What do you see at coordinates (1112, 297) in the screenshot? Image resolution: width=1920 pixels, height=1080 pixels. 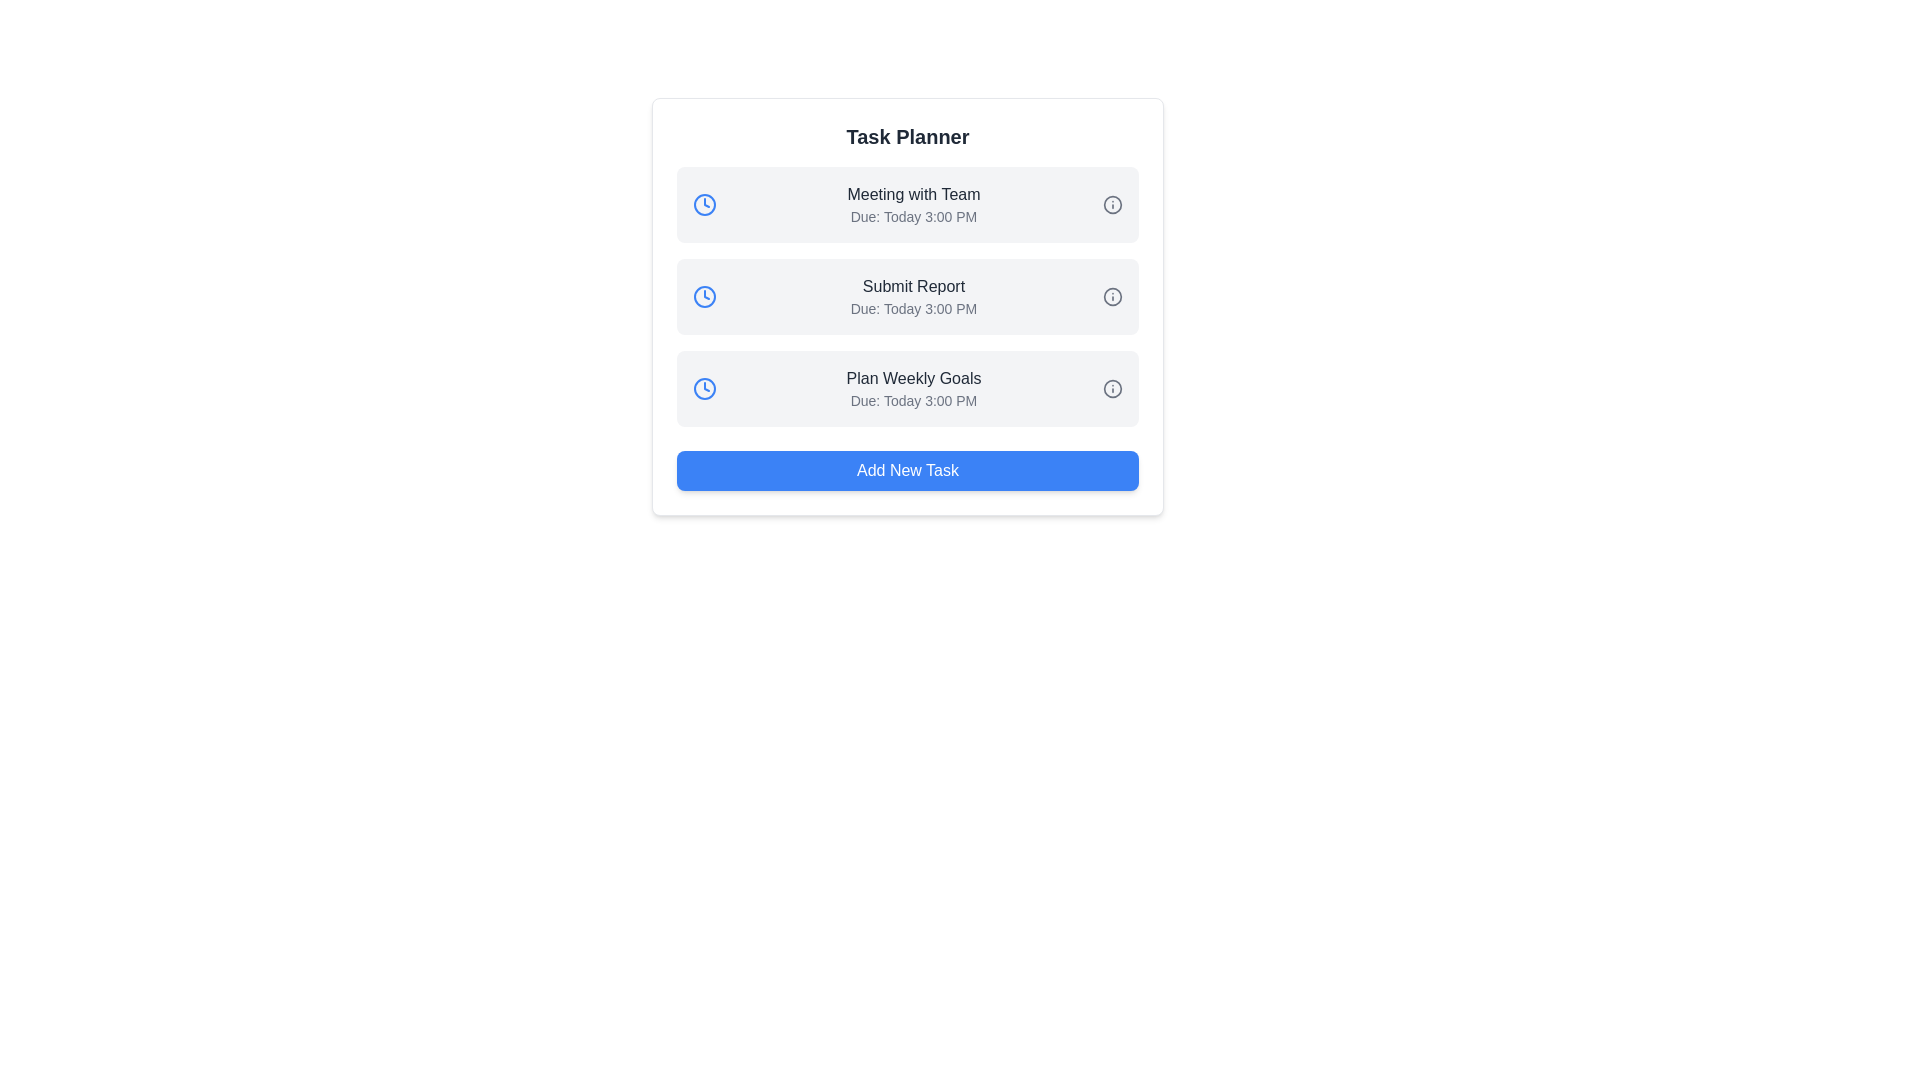 I see `the circular SVG element with a dark outline and light fill, located within the information icon on the rightmost side of the 'Submit Report' task row` at bounding box center [1112, 297].